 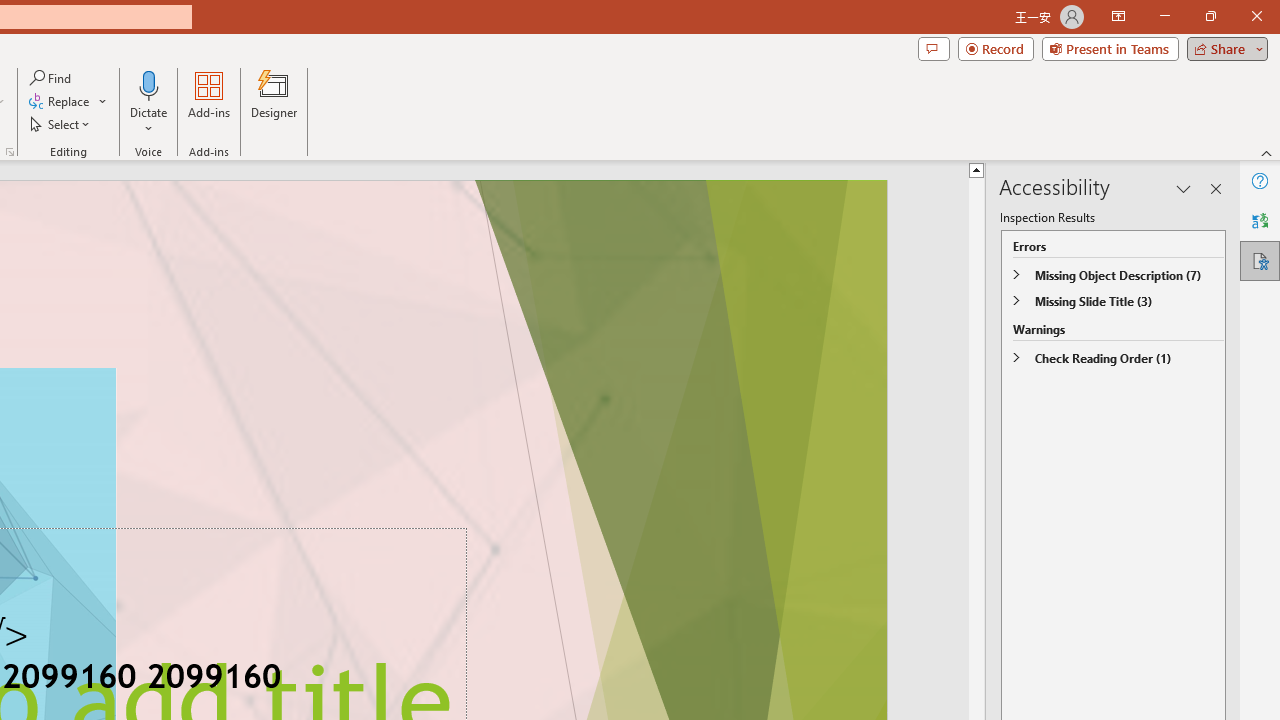 What do you see at coordinates (61, 124) in the screenshot?
I see `'Select'` at bounding box center [61, 124].